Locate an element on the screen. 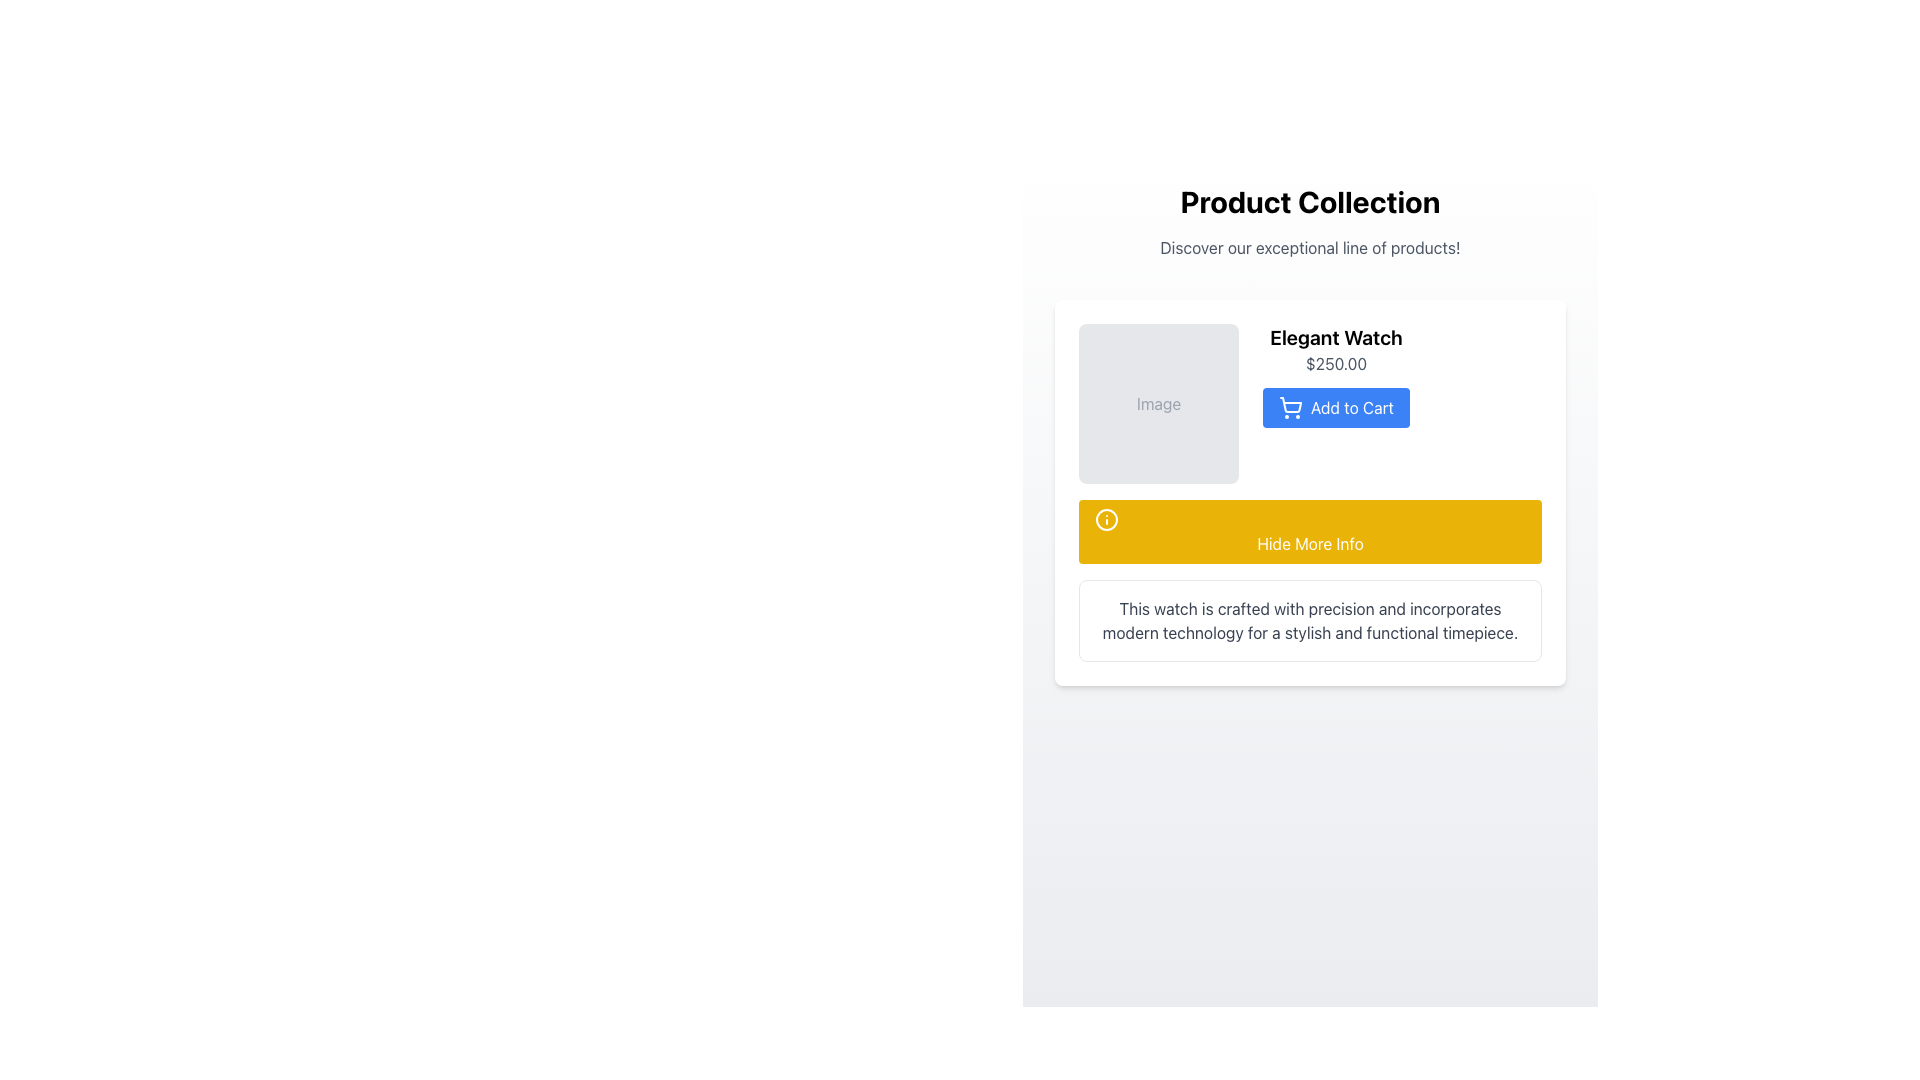 The height and width of the screenshot is (1080, 1920). the decorative graphical icon within the 'Add to Cart' button, which enhances its visual representation and symbolizes its purpose is located at coordinates (1291, 405).